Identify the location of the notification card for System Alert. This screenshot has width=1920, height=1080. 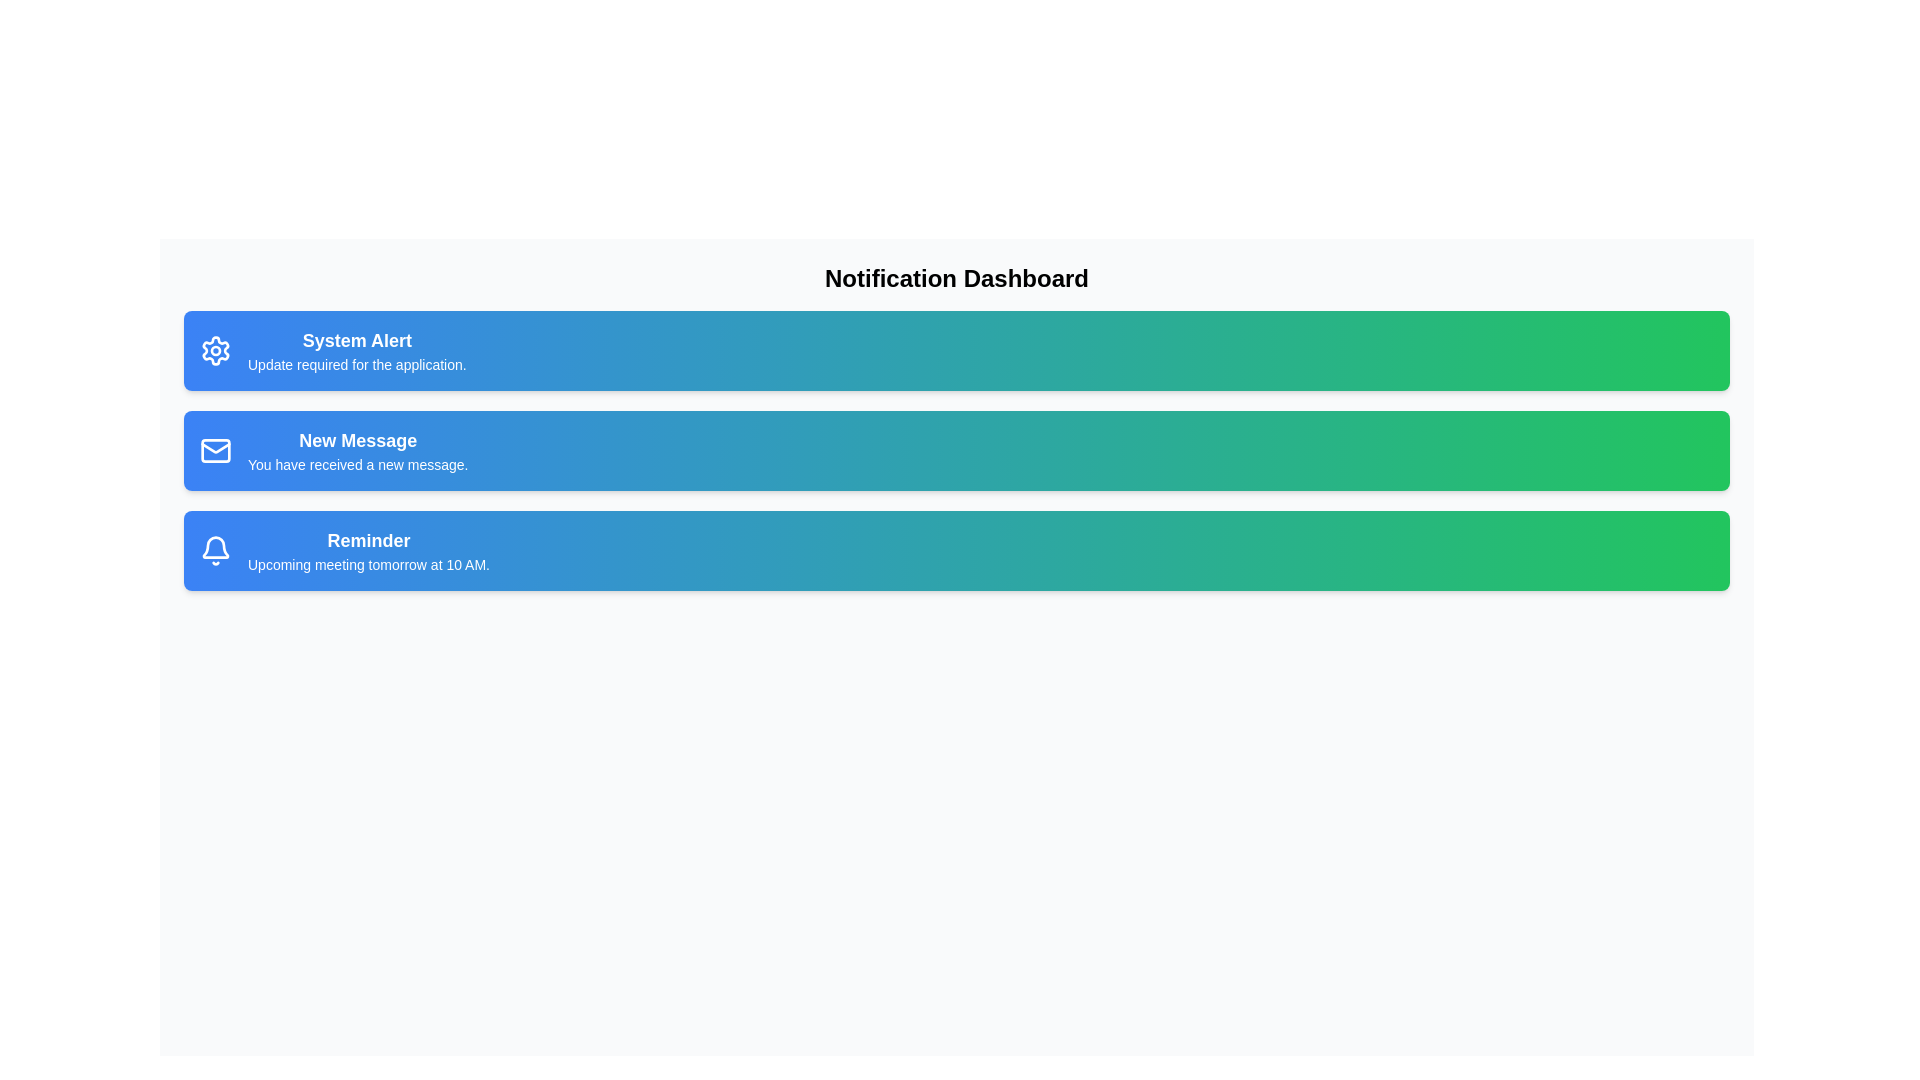
(955, 350).